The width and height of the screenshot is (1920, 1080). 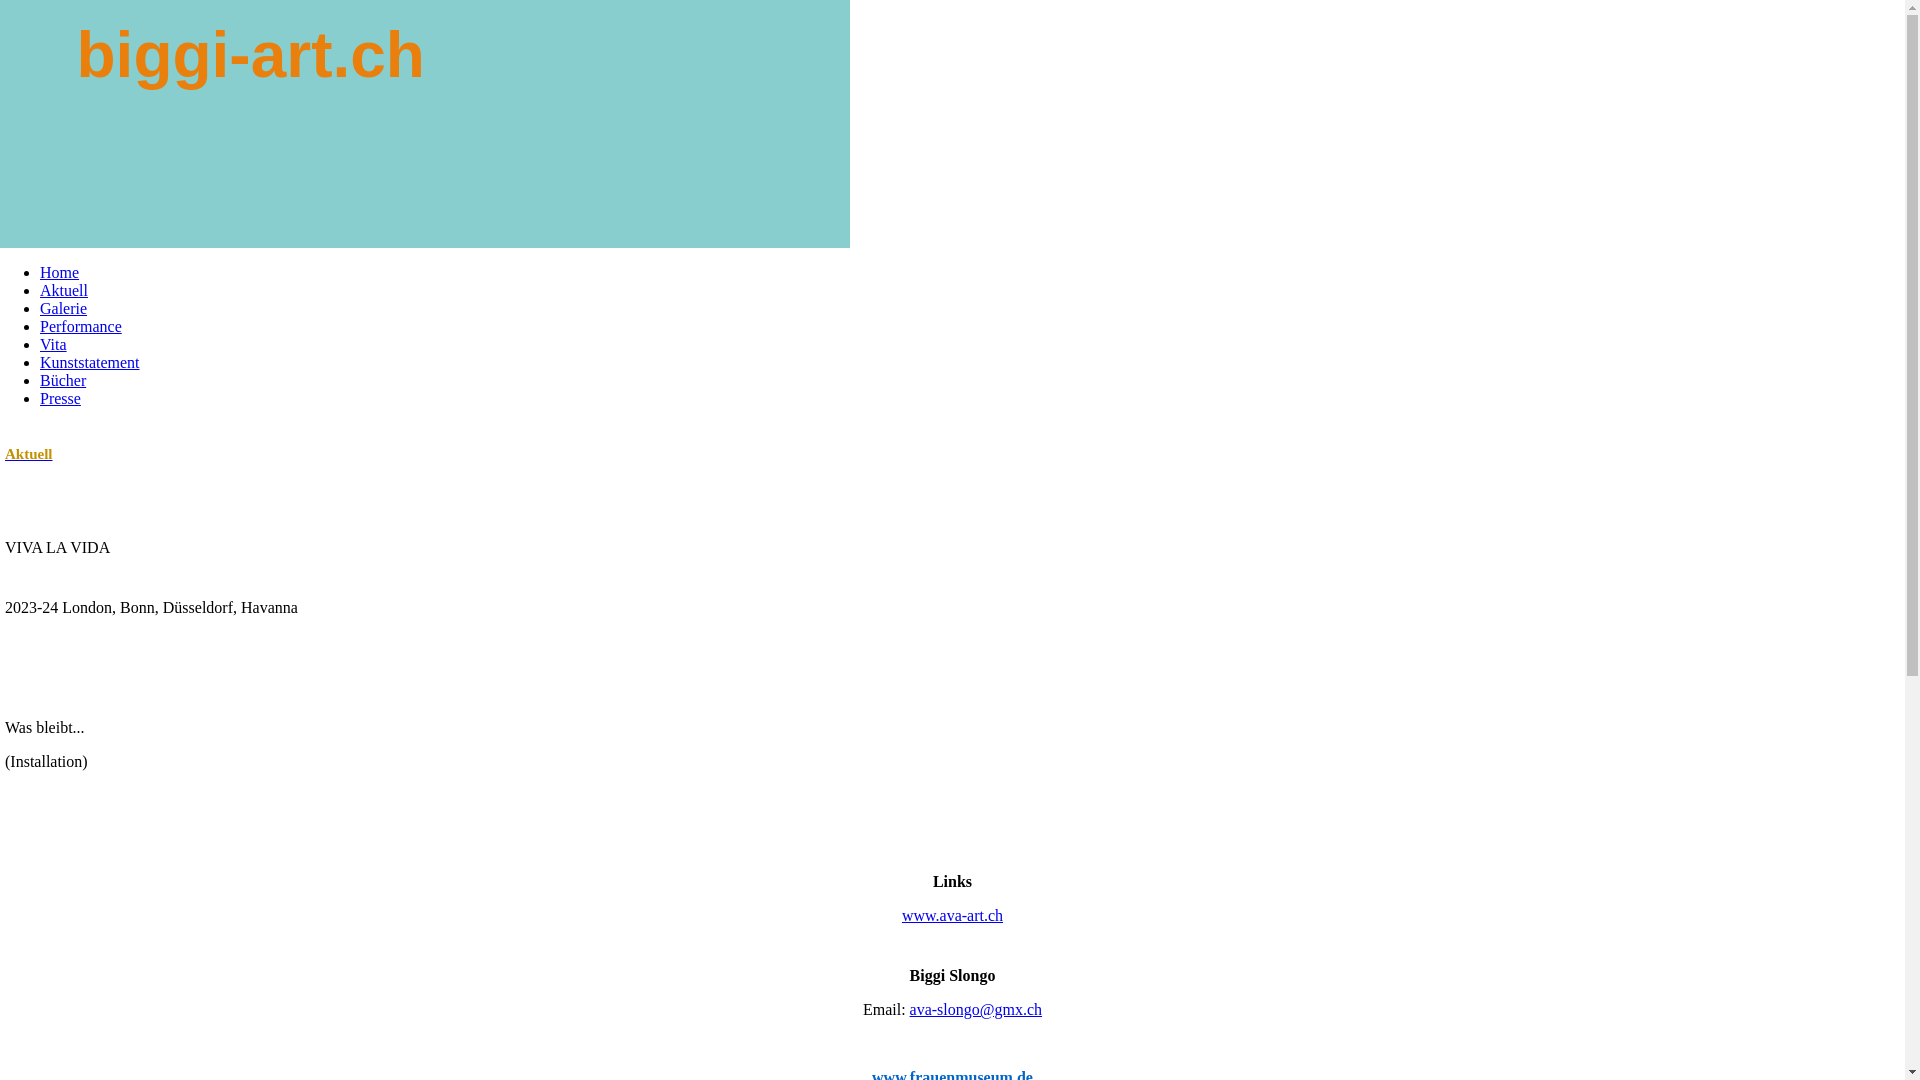 I want to click on 'Galerie', so click(x=63, y=308).